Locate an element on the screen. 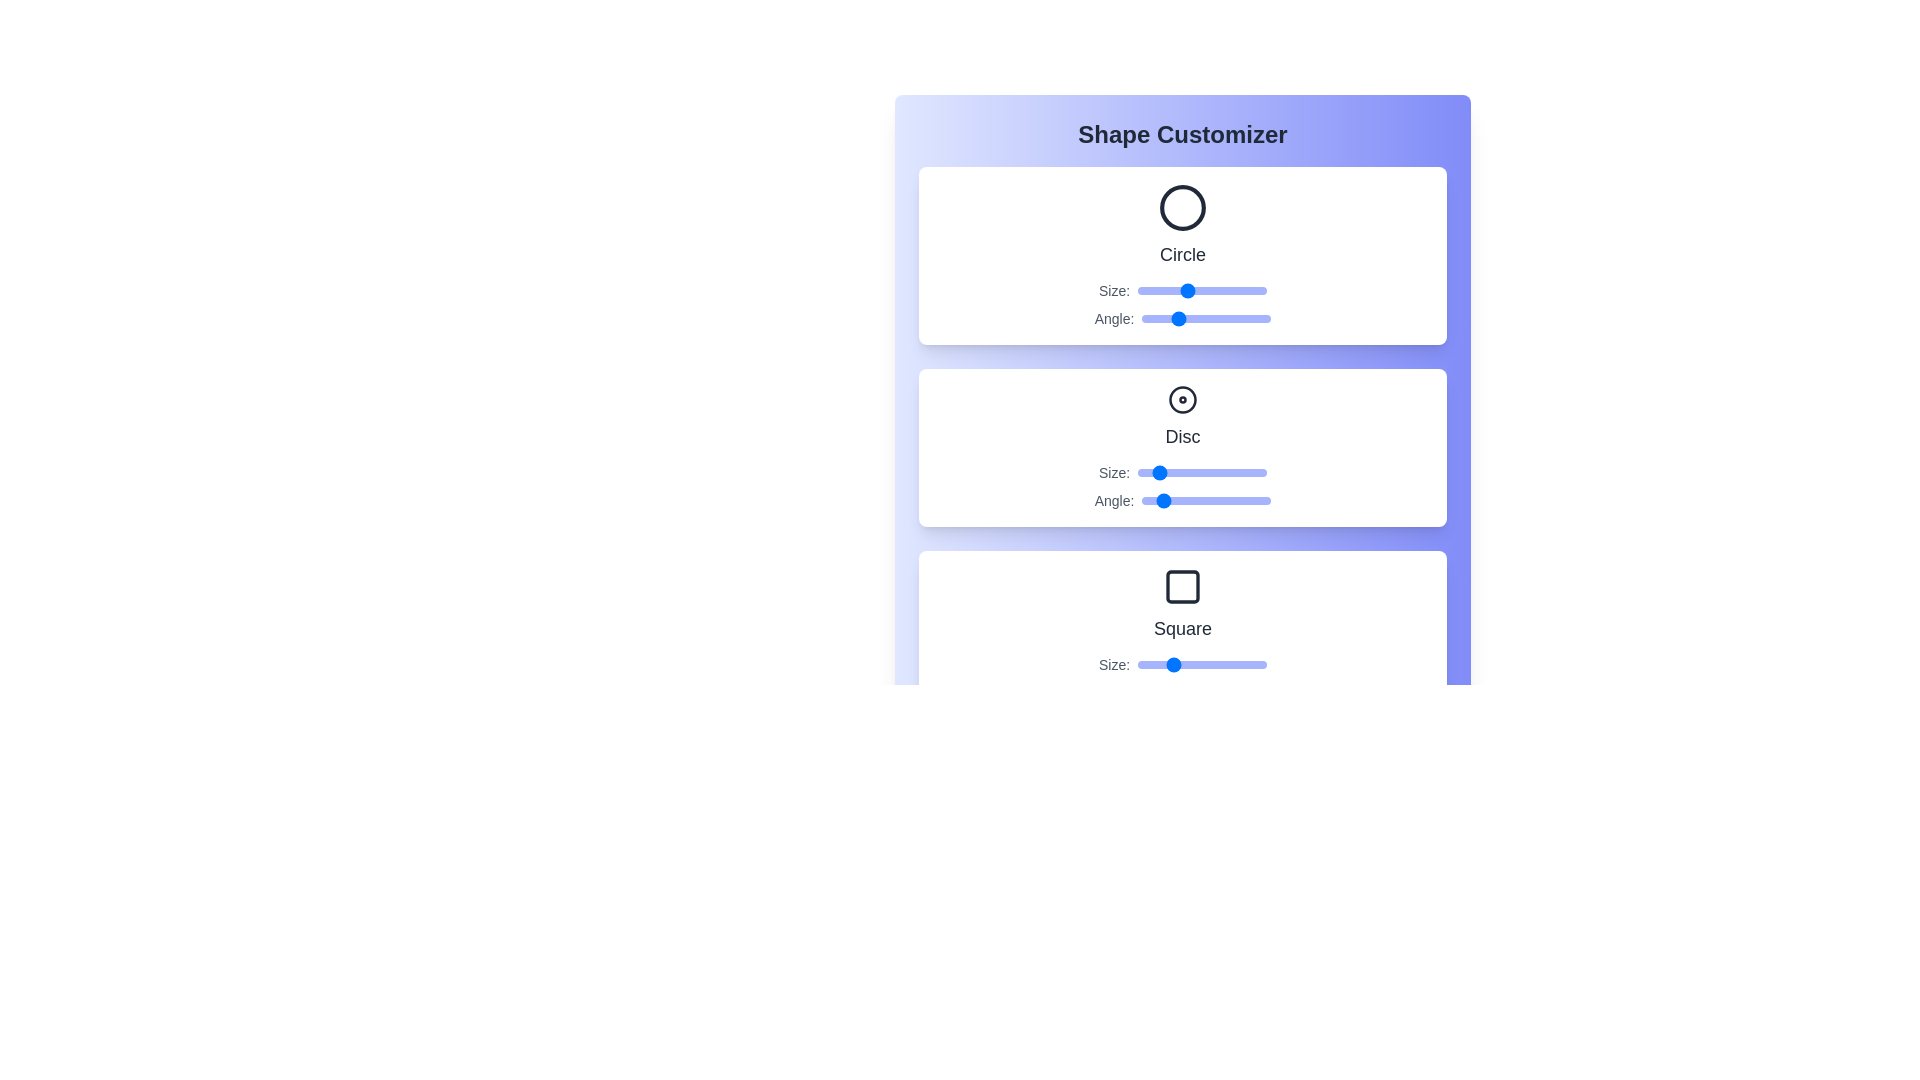  the Circle's angle slider to 210 degrees is located at coordinates (1216, 318).